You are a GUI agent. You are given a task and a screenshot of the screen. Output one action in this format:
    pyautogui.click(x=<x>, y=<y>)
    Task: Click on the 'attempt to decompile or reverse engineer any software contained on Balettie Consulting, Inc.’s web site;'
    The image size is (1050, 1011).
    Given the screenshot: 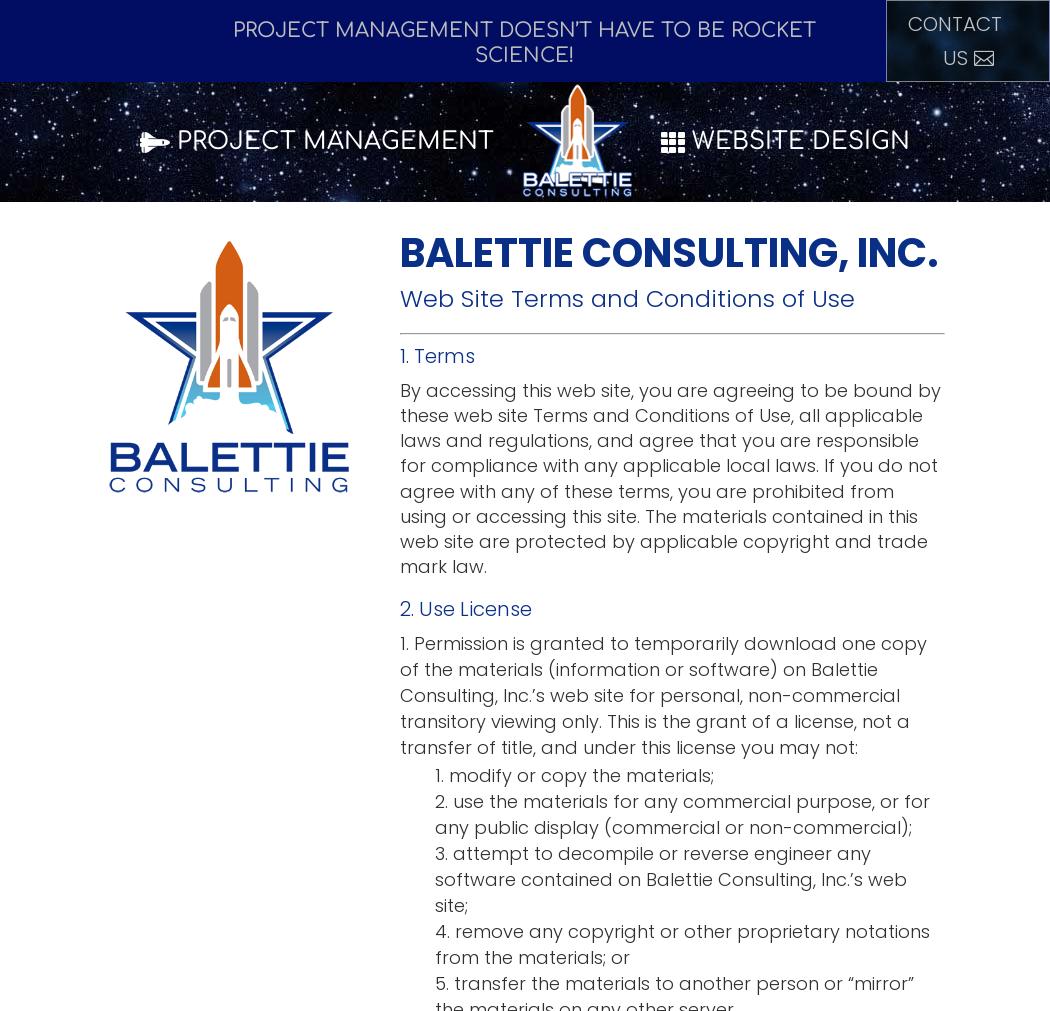 What is the action you would take?
    pyautogui.click(x=669, y=879)
    